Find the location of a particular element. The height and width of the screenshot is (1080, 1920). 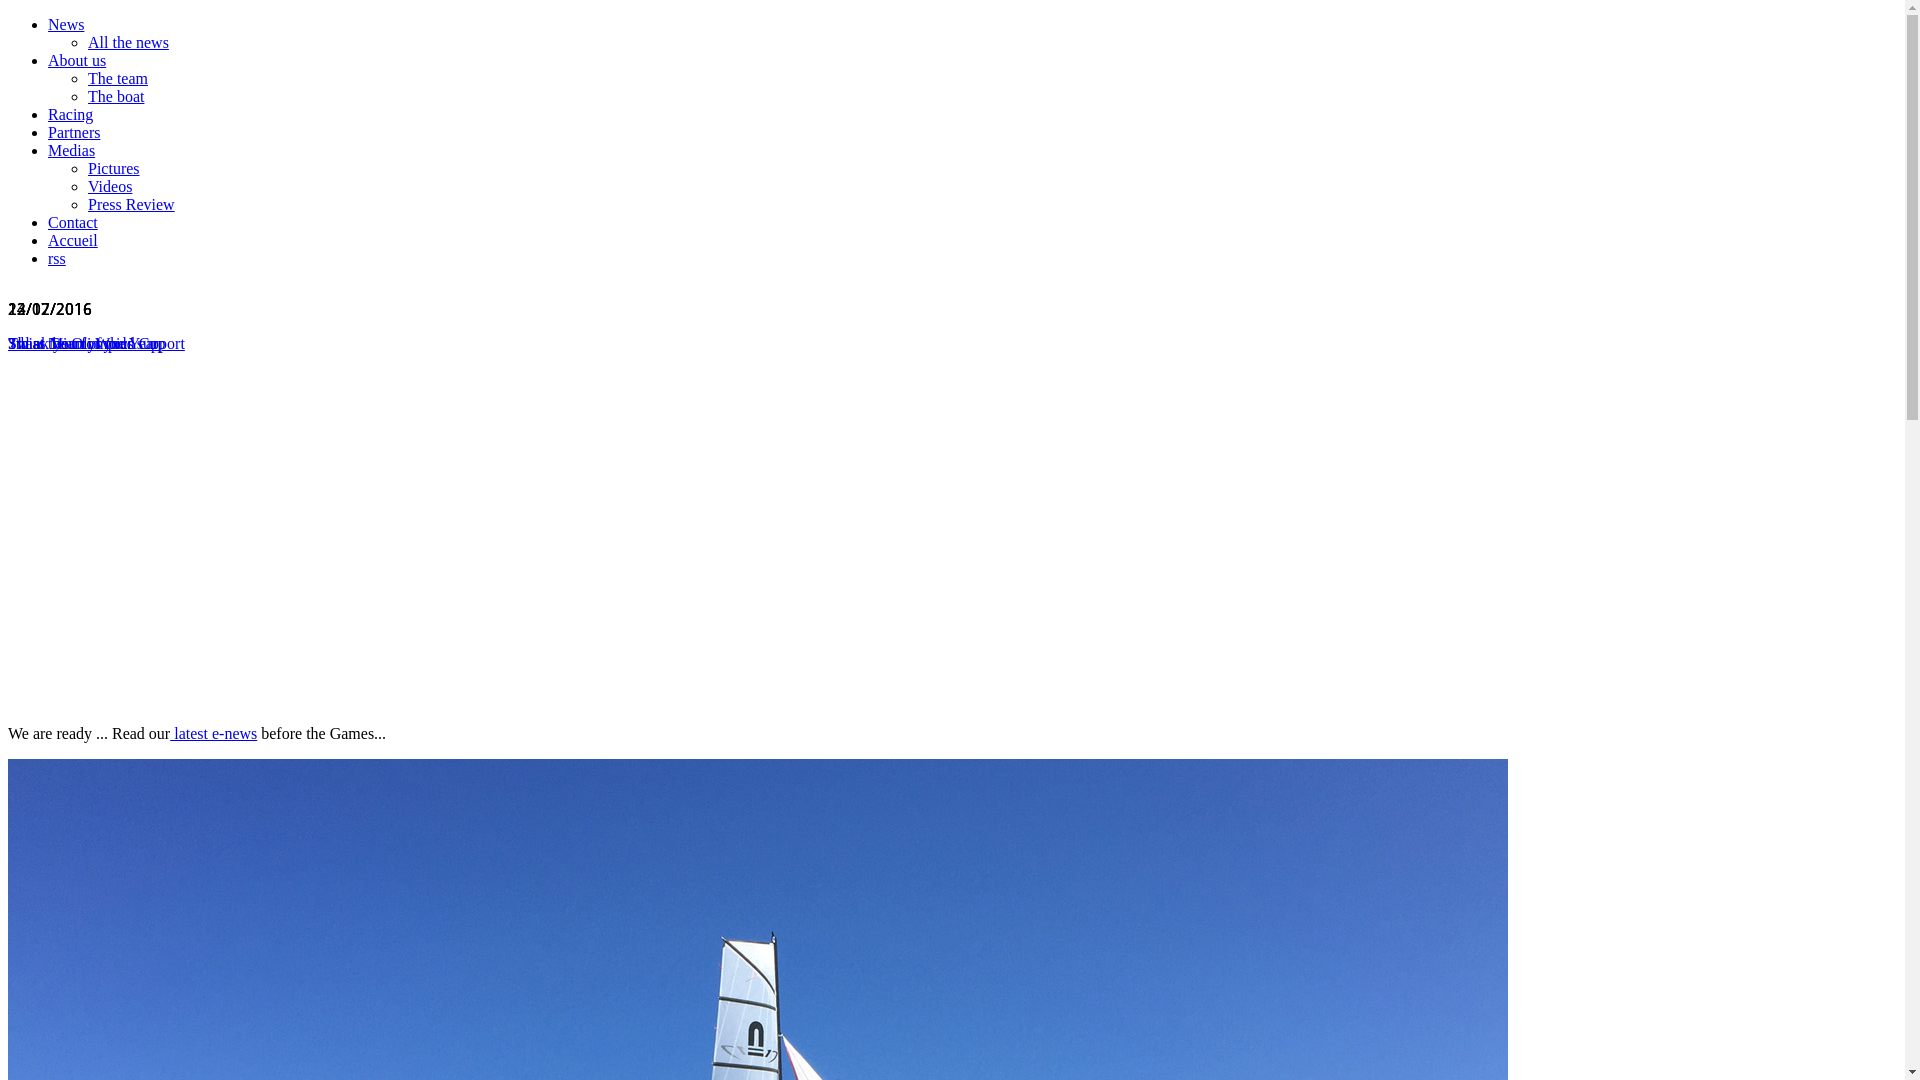

'Accueil' is located at coordinates (72, 239).